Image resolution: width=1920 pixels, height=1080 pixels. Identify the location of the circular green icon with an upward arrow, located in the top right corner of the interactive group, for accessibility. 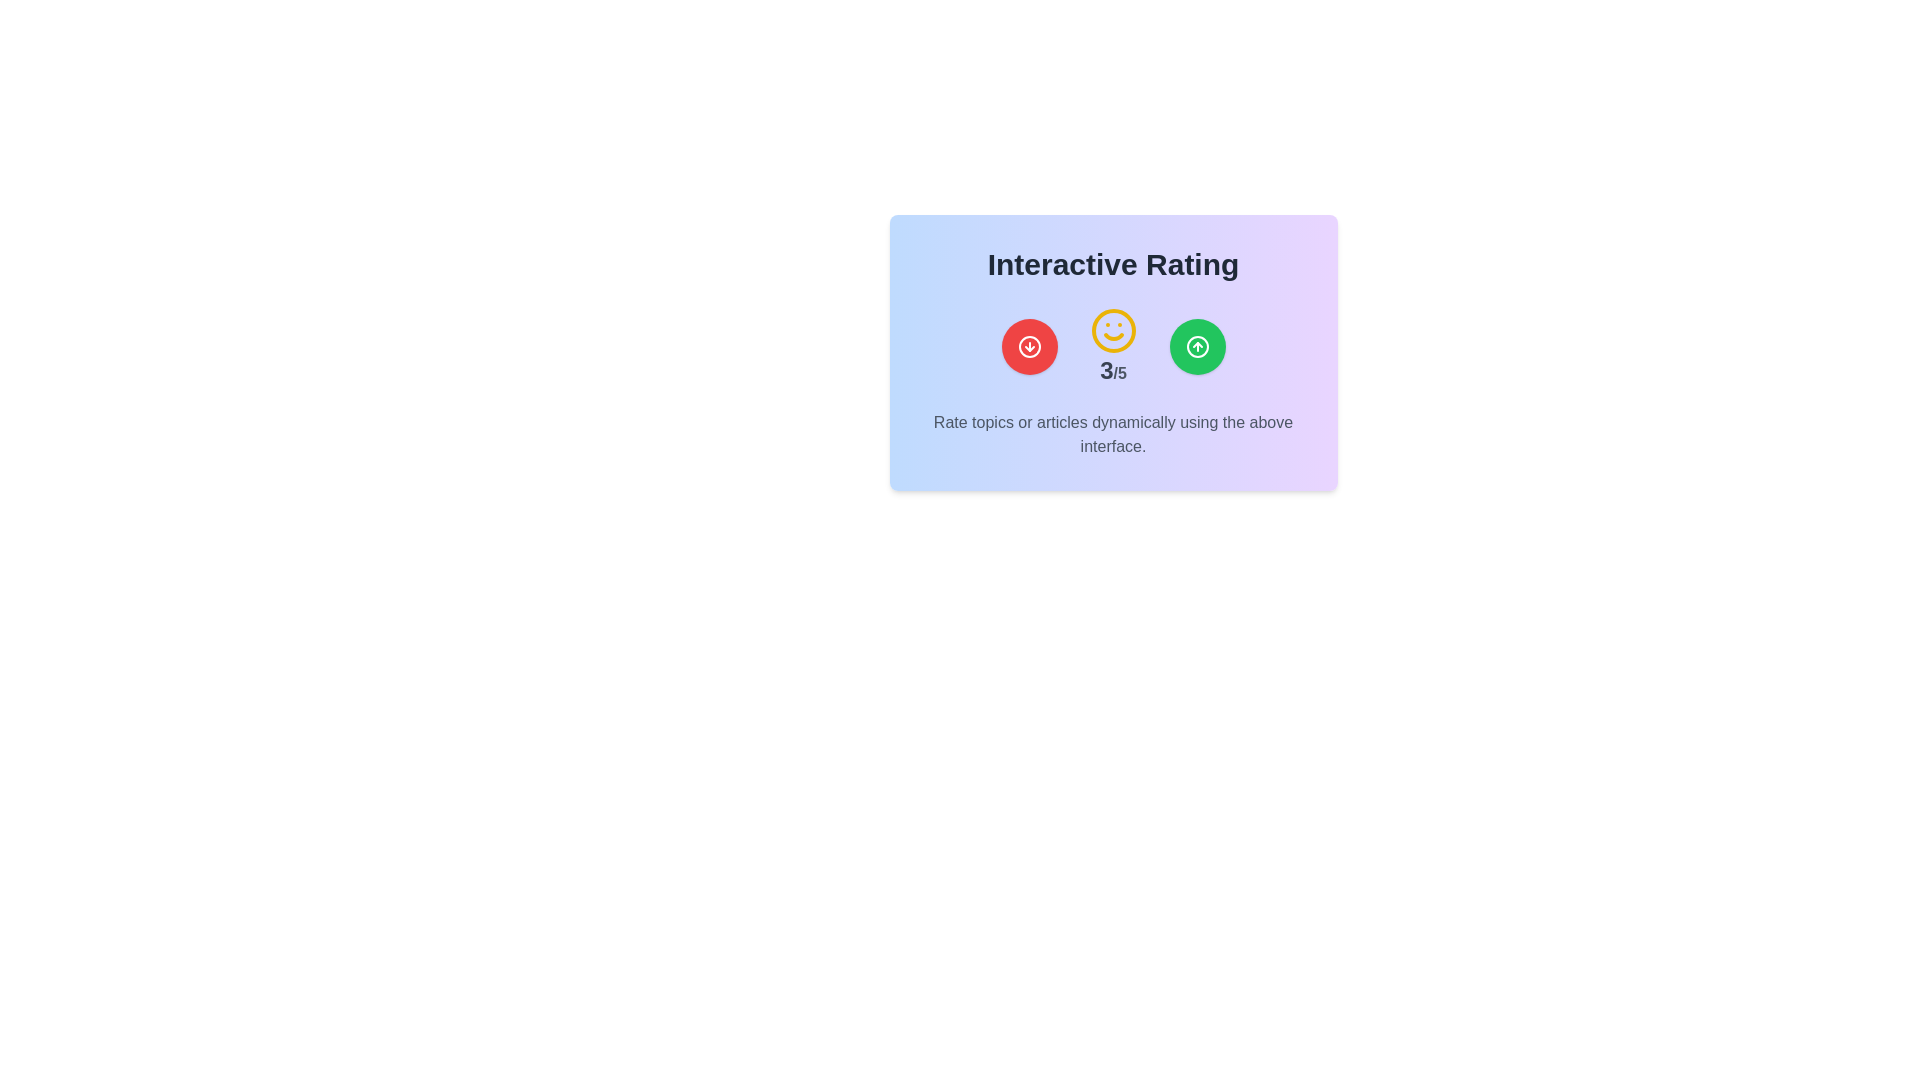
(1197, 346).